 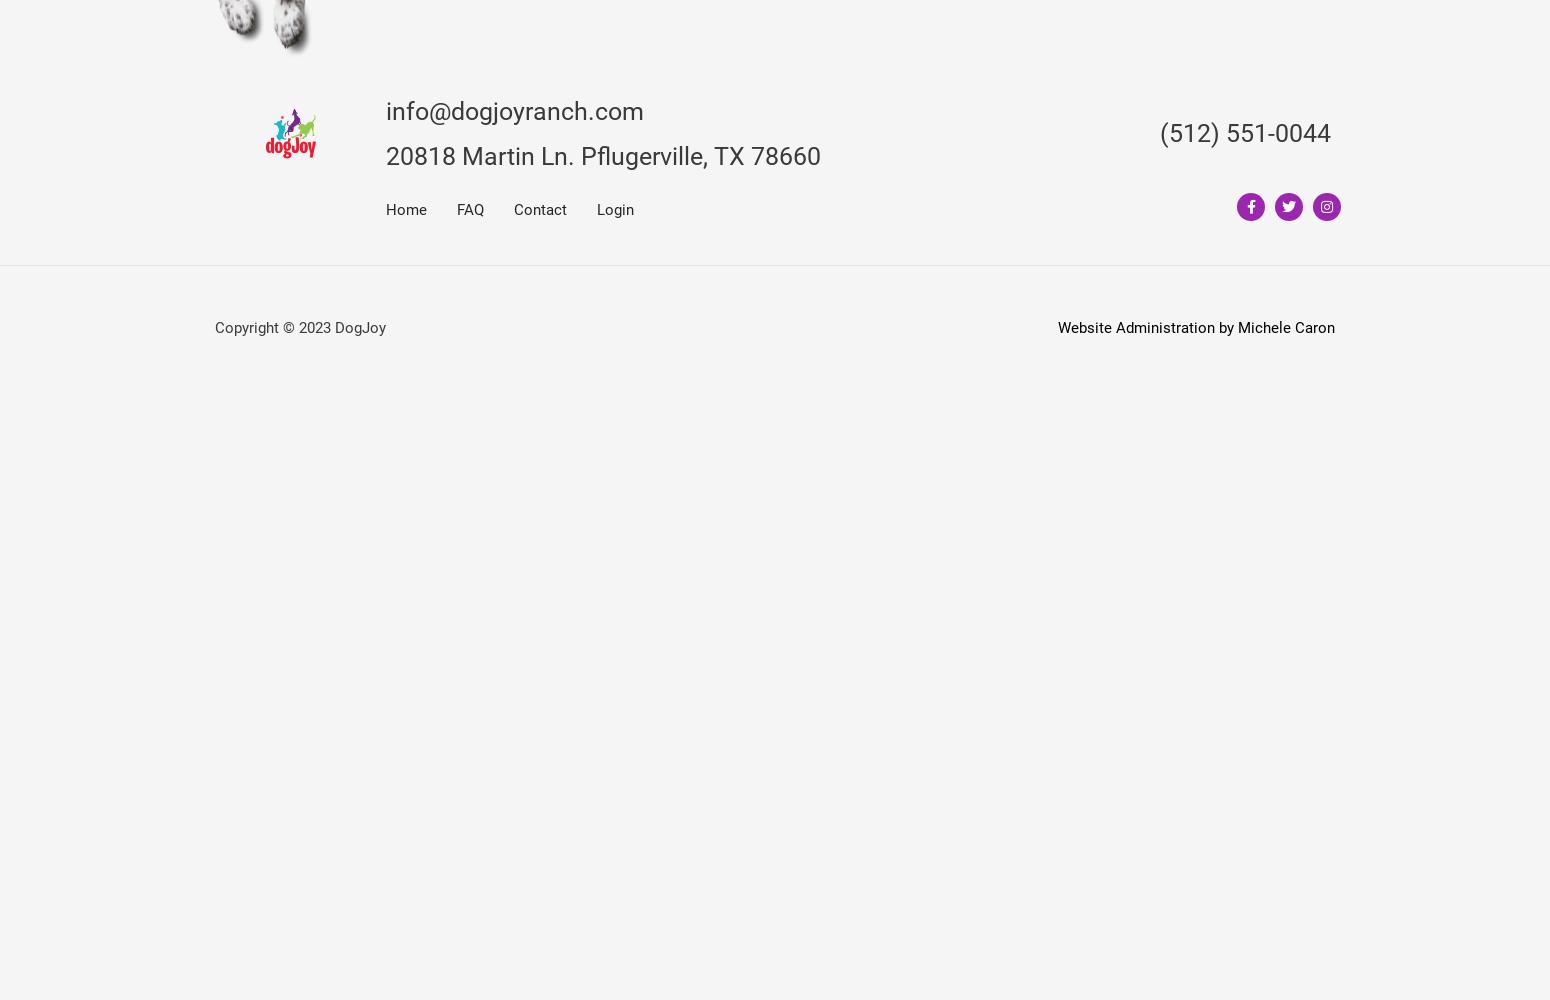 I want to click on '20818 Martin Ln. Pflugerville, TX 78660', so click(x=603, y=155).